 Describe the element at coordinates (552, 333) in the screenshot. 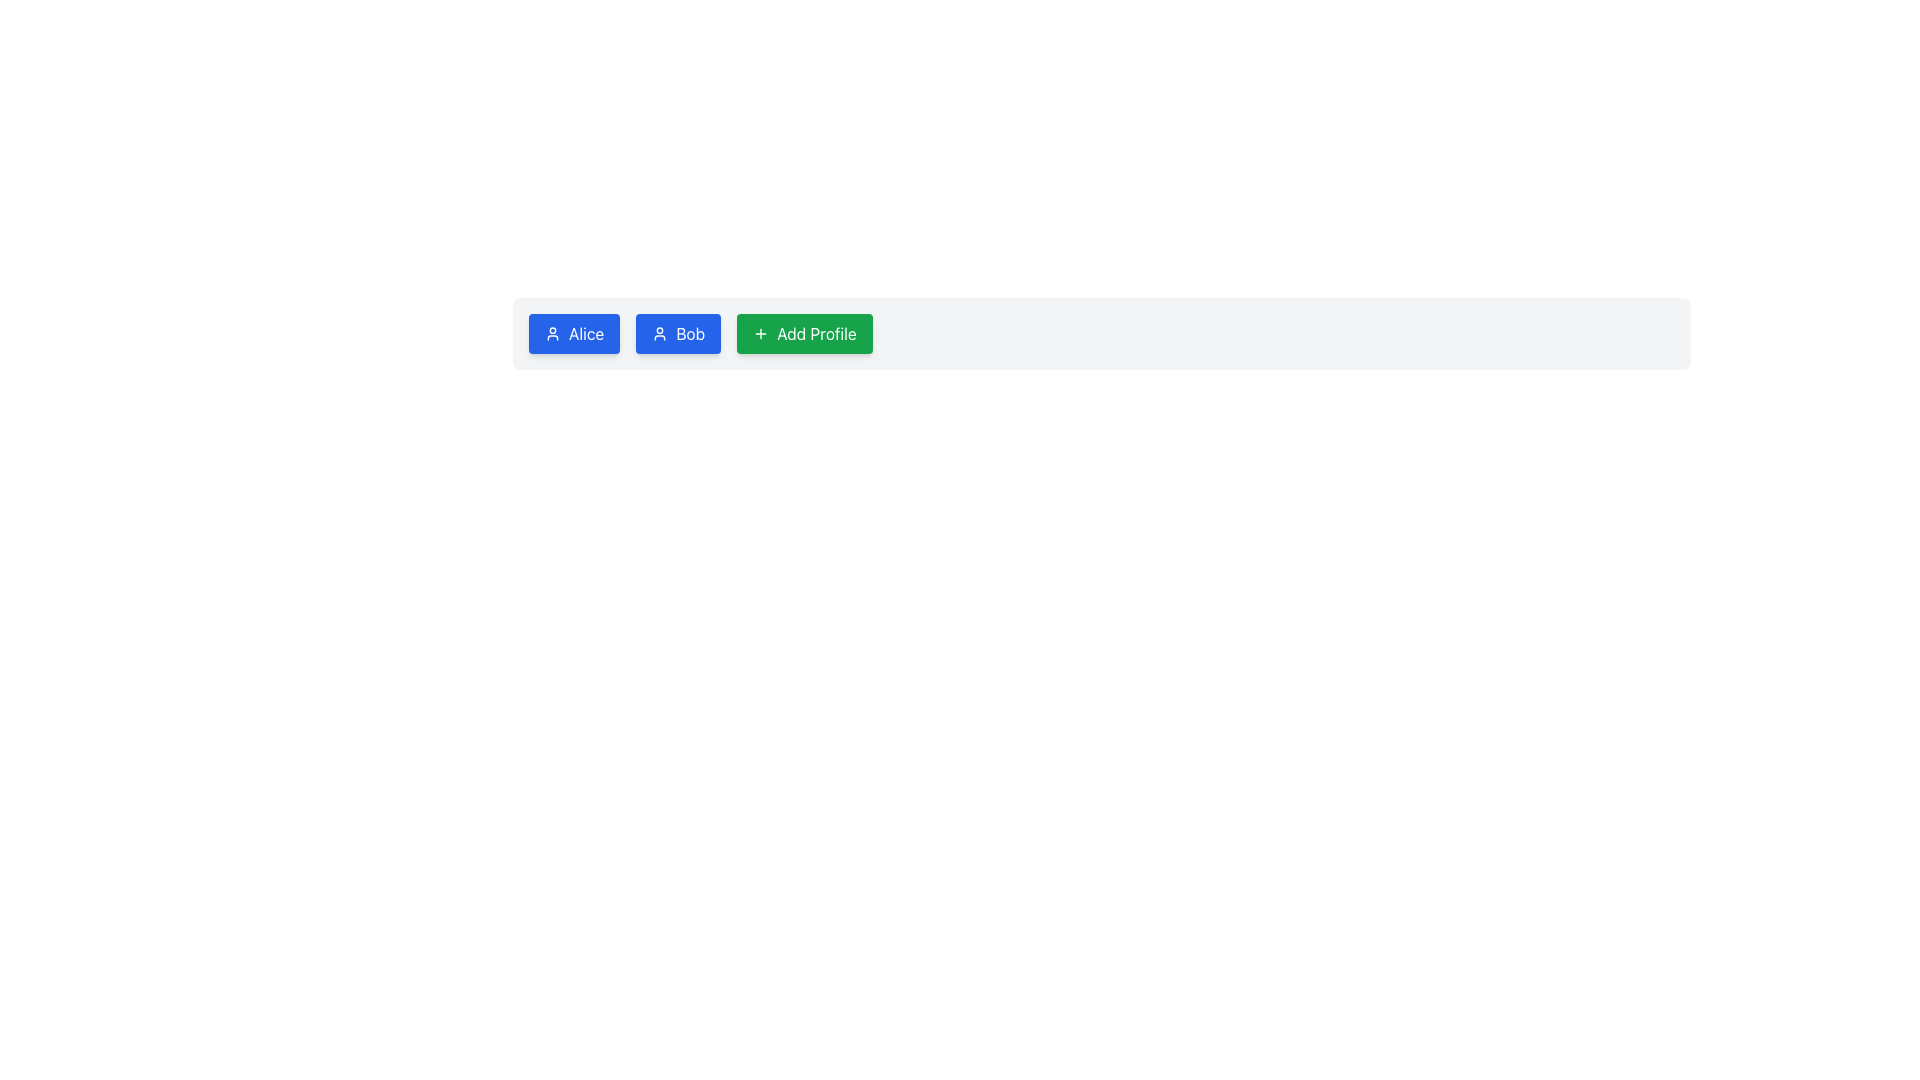

I see `the circular user icon that is white on a blue background, located to the left of the text 'Alice'` at that location.